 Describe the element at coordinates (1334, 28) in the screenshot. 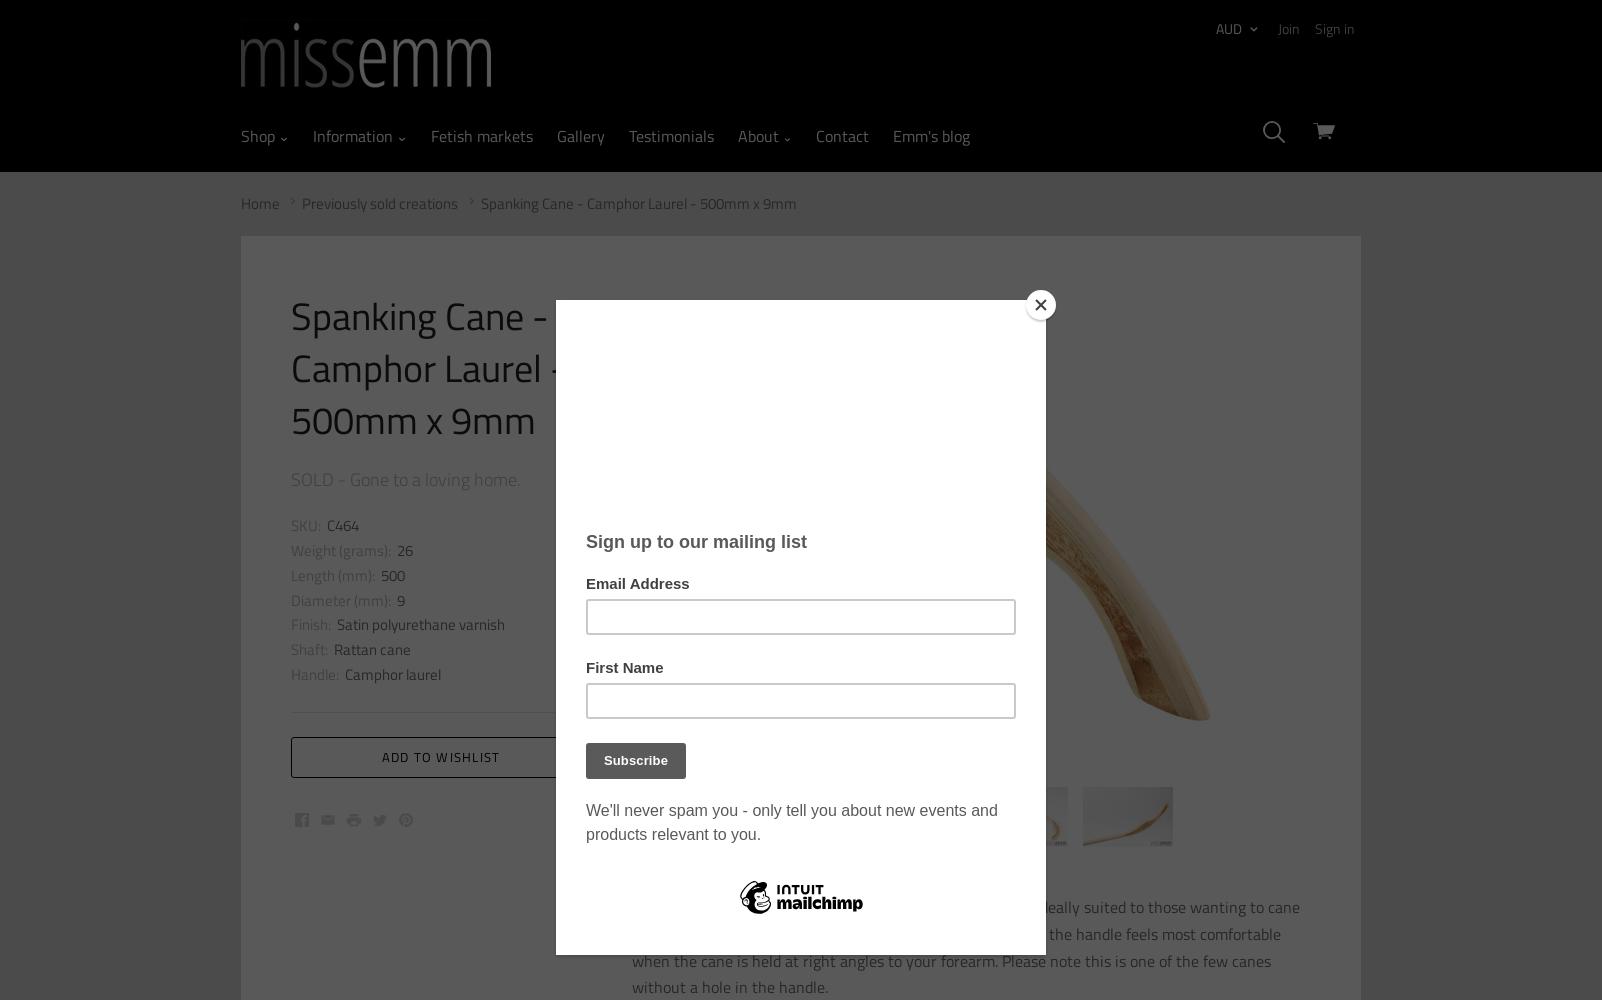

I see `'Sign in'` at that location.